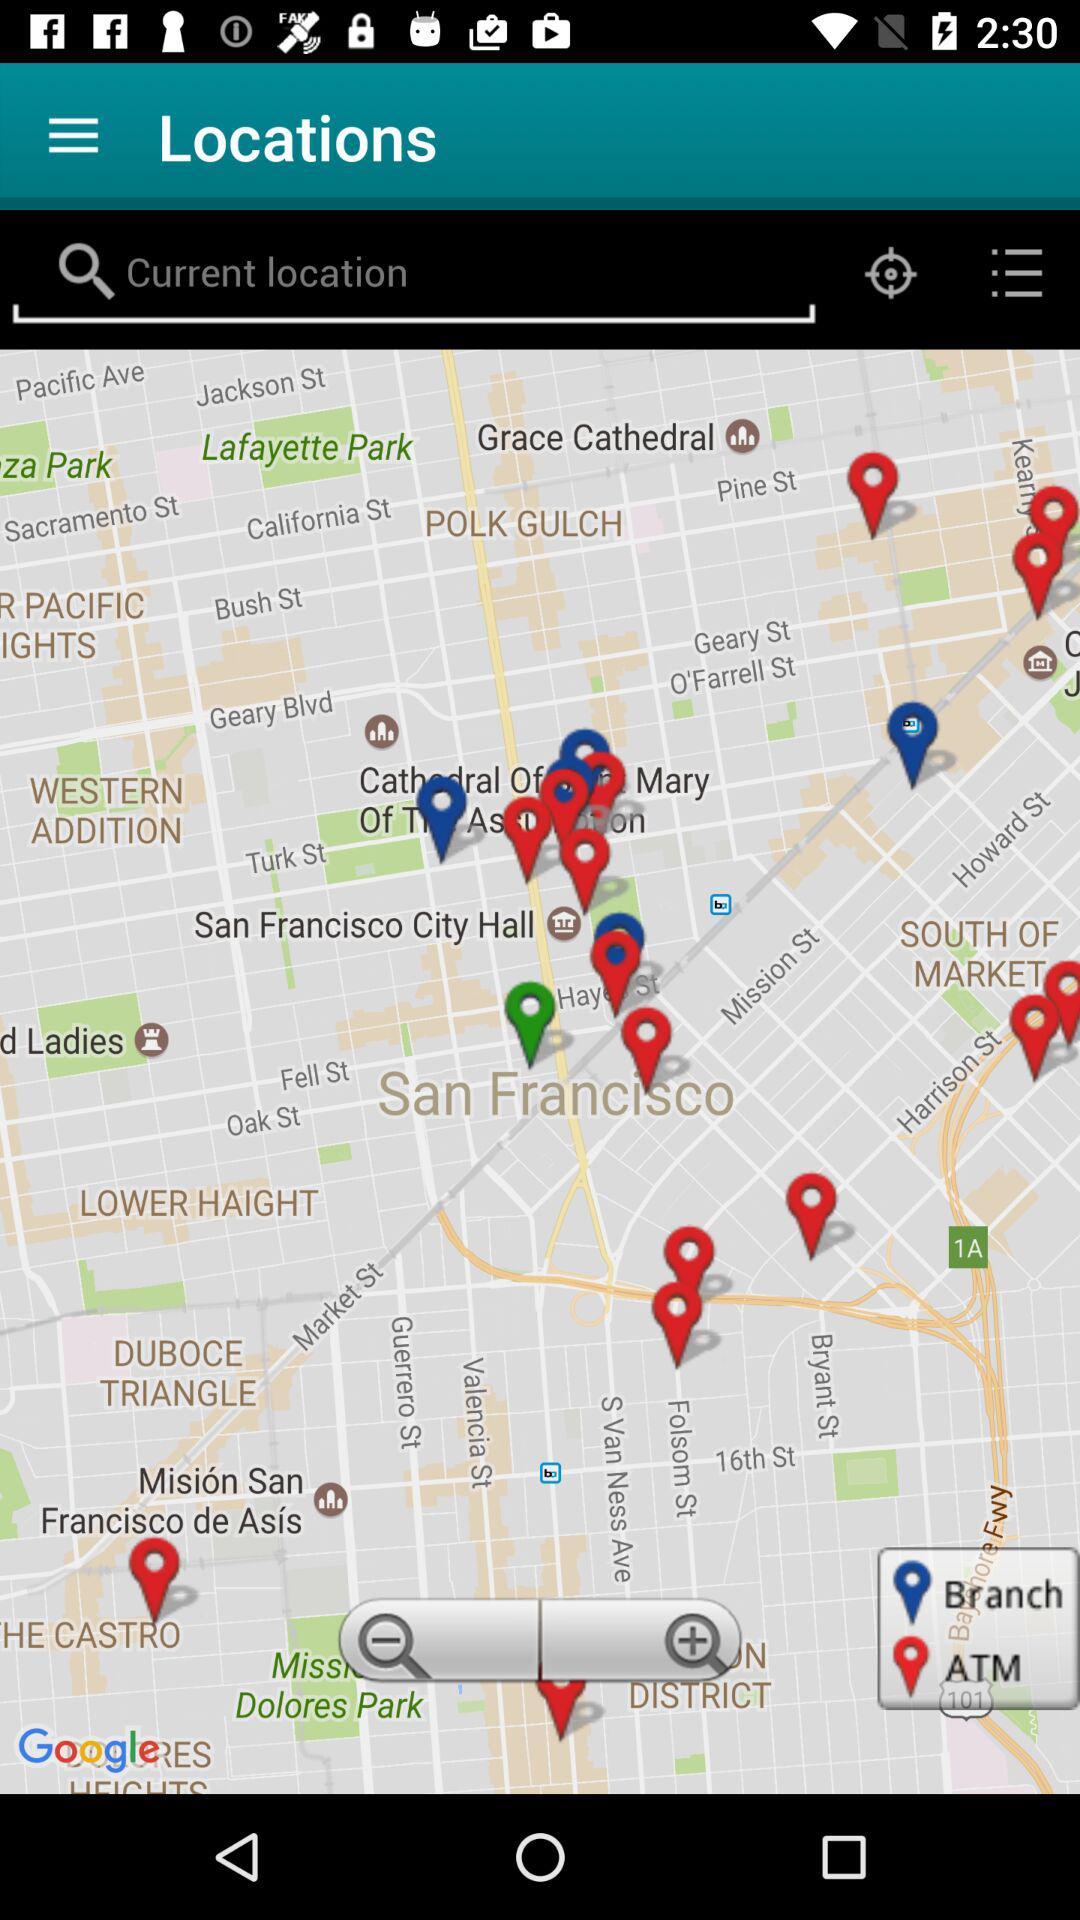 This screenshot has height=1920, width=1080. Describe the element at coordinates (1017, 272) in the screenshot. I see `the list icon` at that location.